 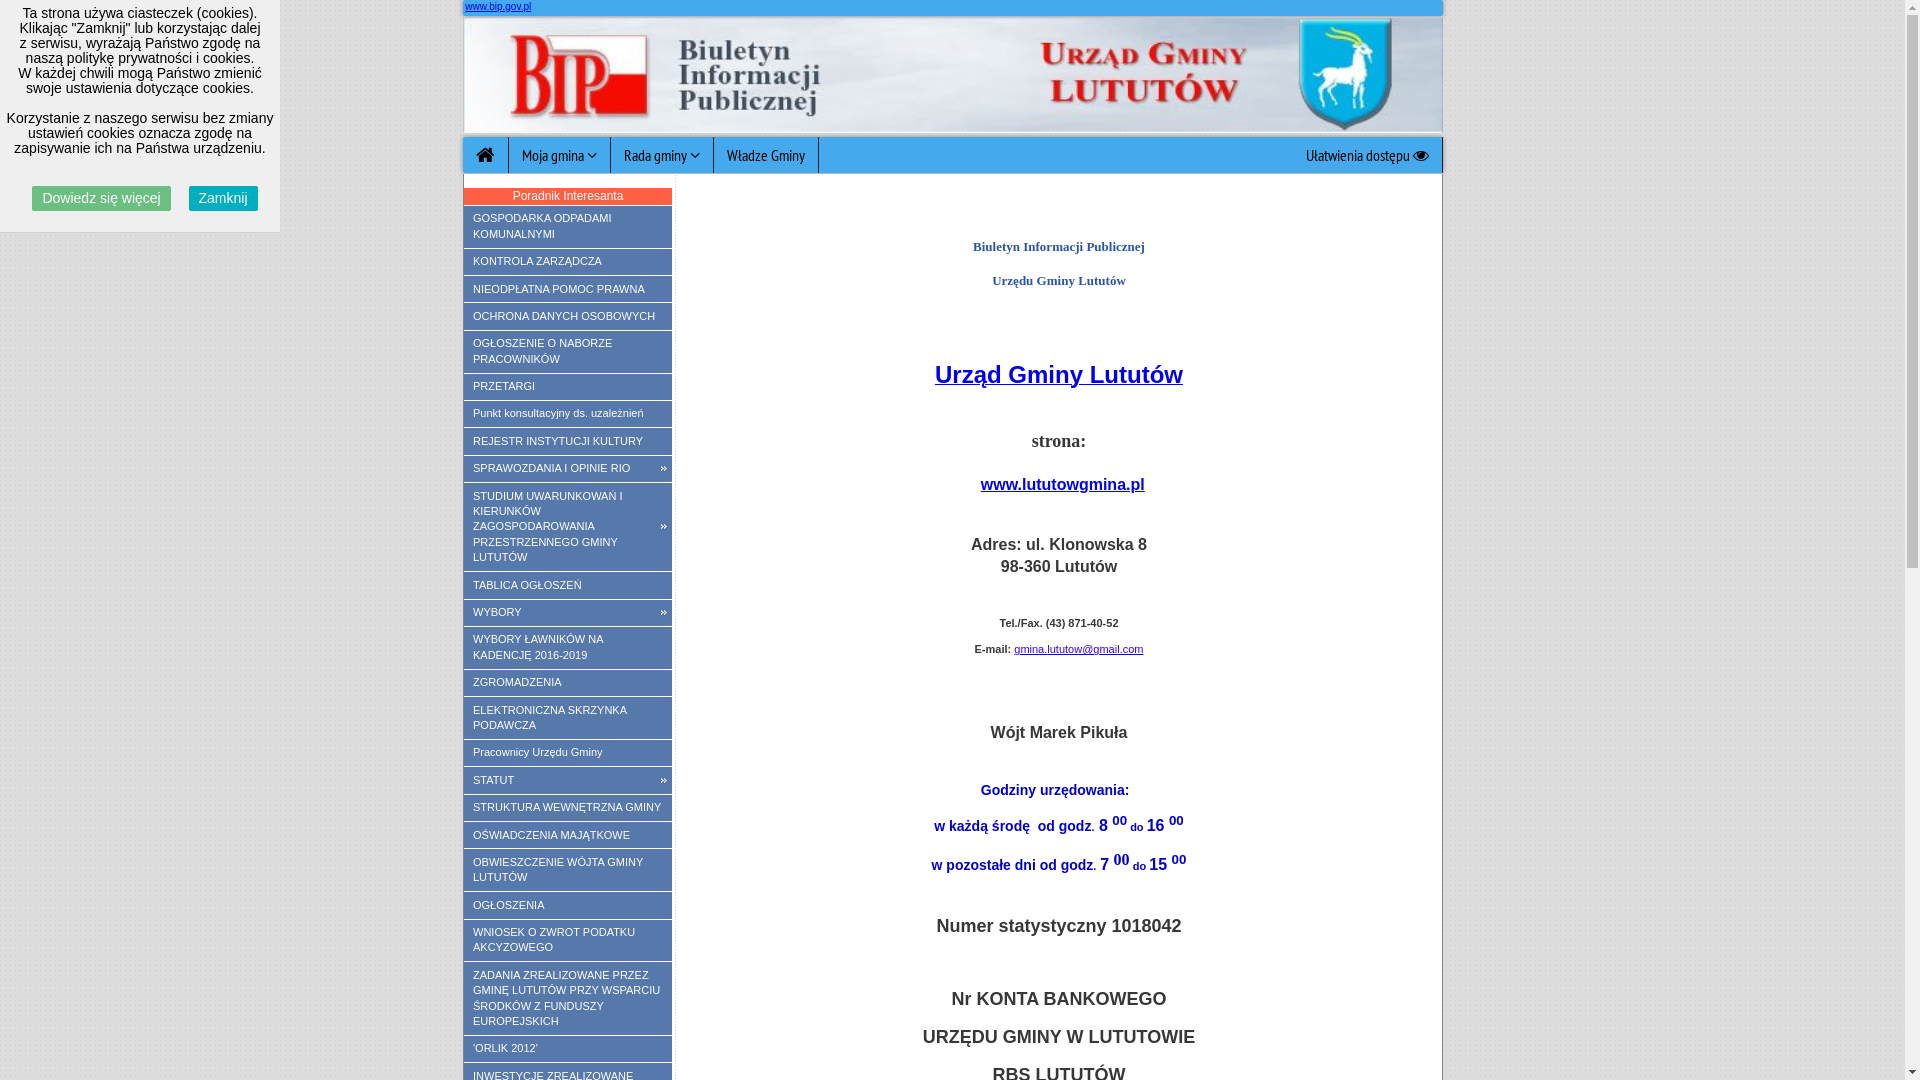 I want to click on 'OCHRONA DANYCH OSOBOWYCH', so click(x=566, y=315).